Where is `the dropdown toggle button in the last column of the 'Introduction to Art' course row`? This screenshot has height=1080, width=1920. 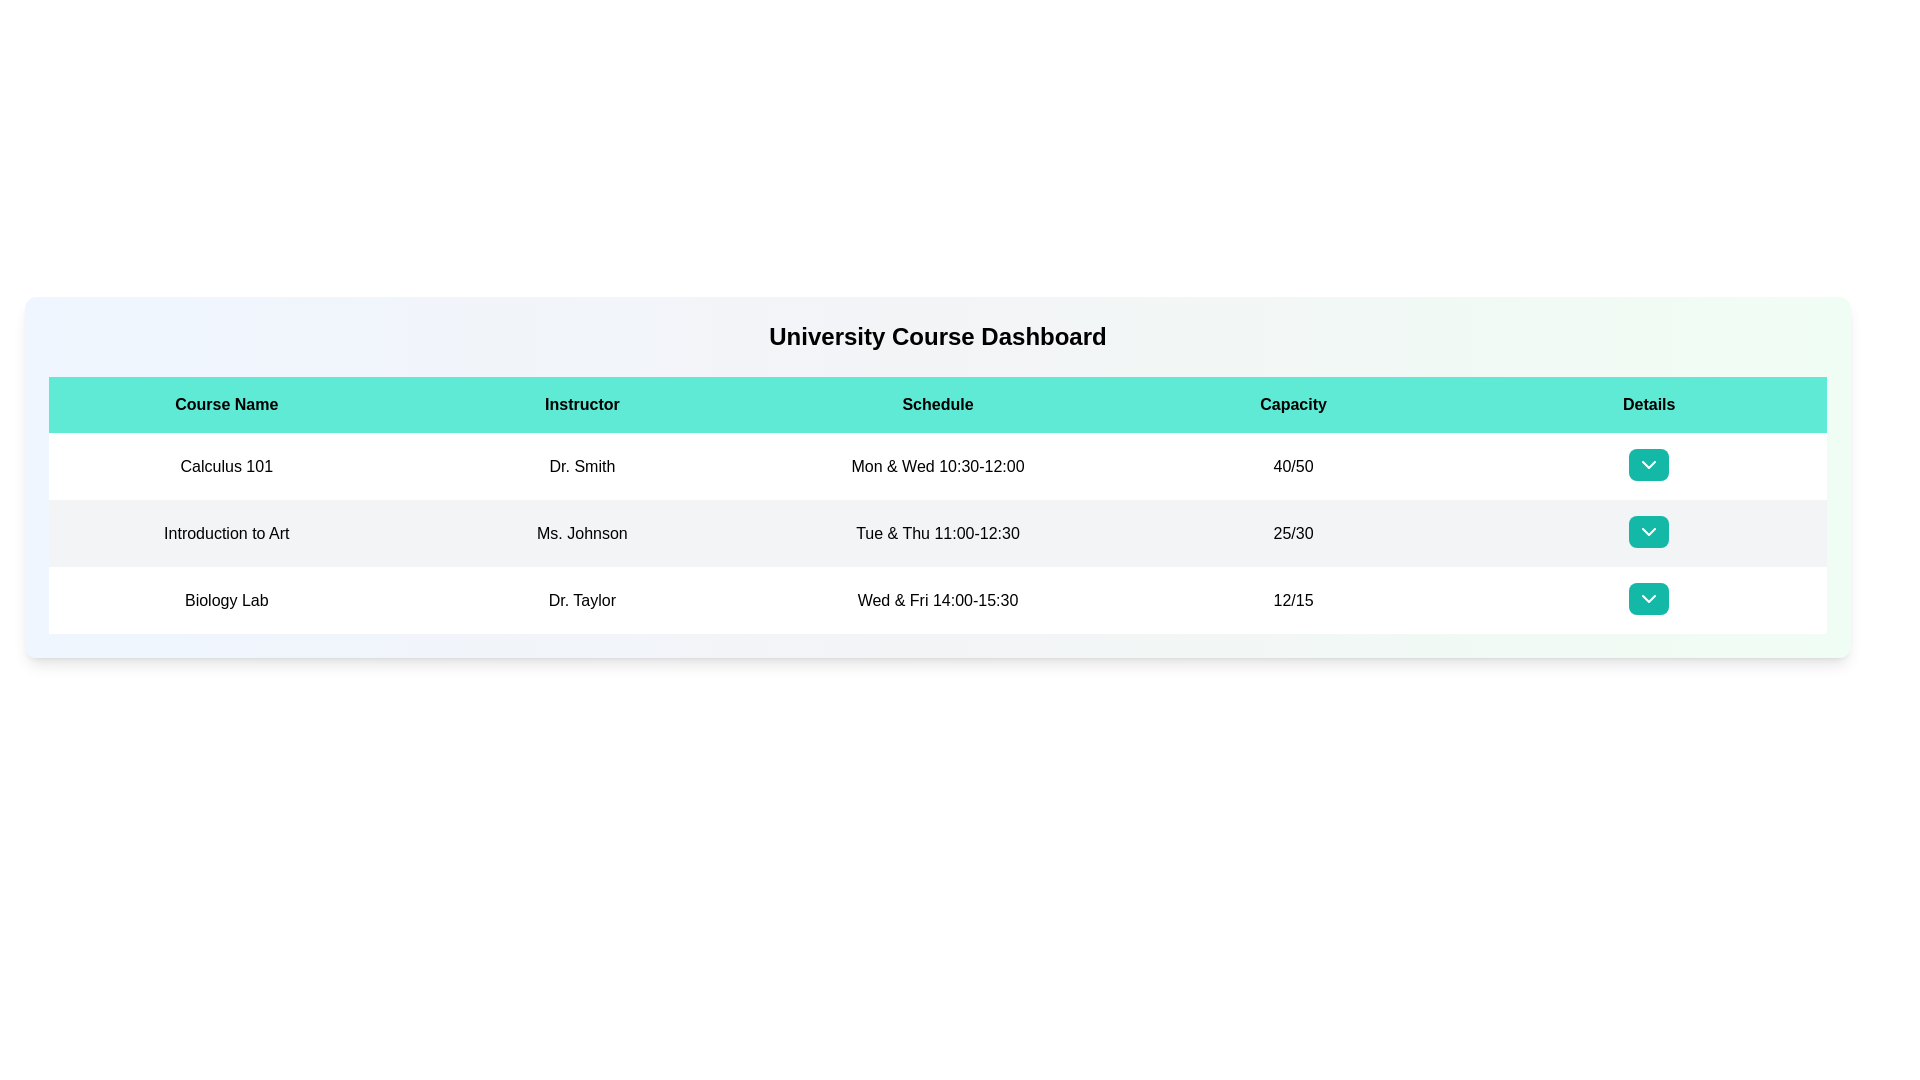
the dropdown toggle button in the last column of the 'Introduction to Art' course row is located at coordinates (1649, 532).